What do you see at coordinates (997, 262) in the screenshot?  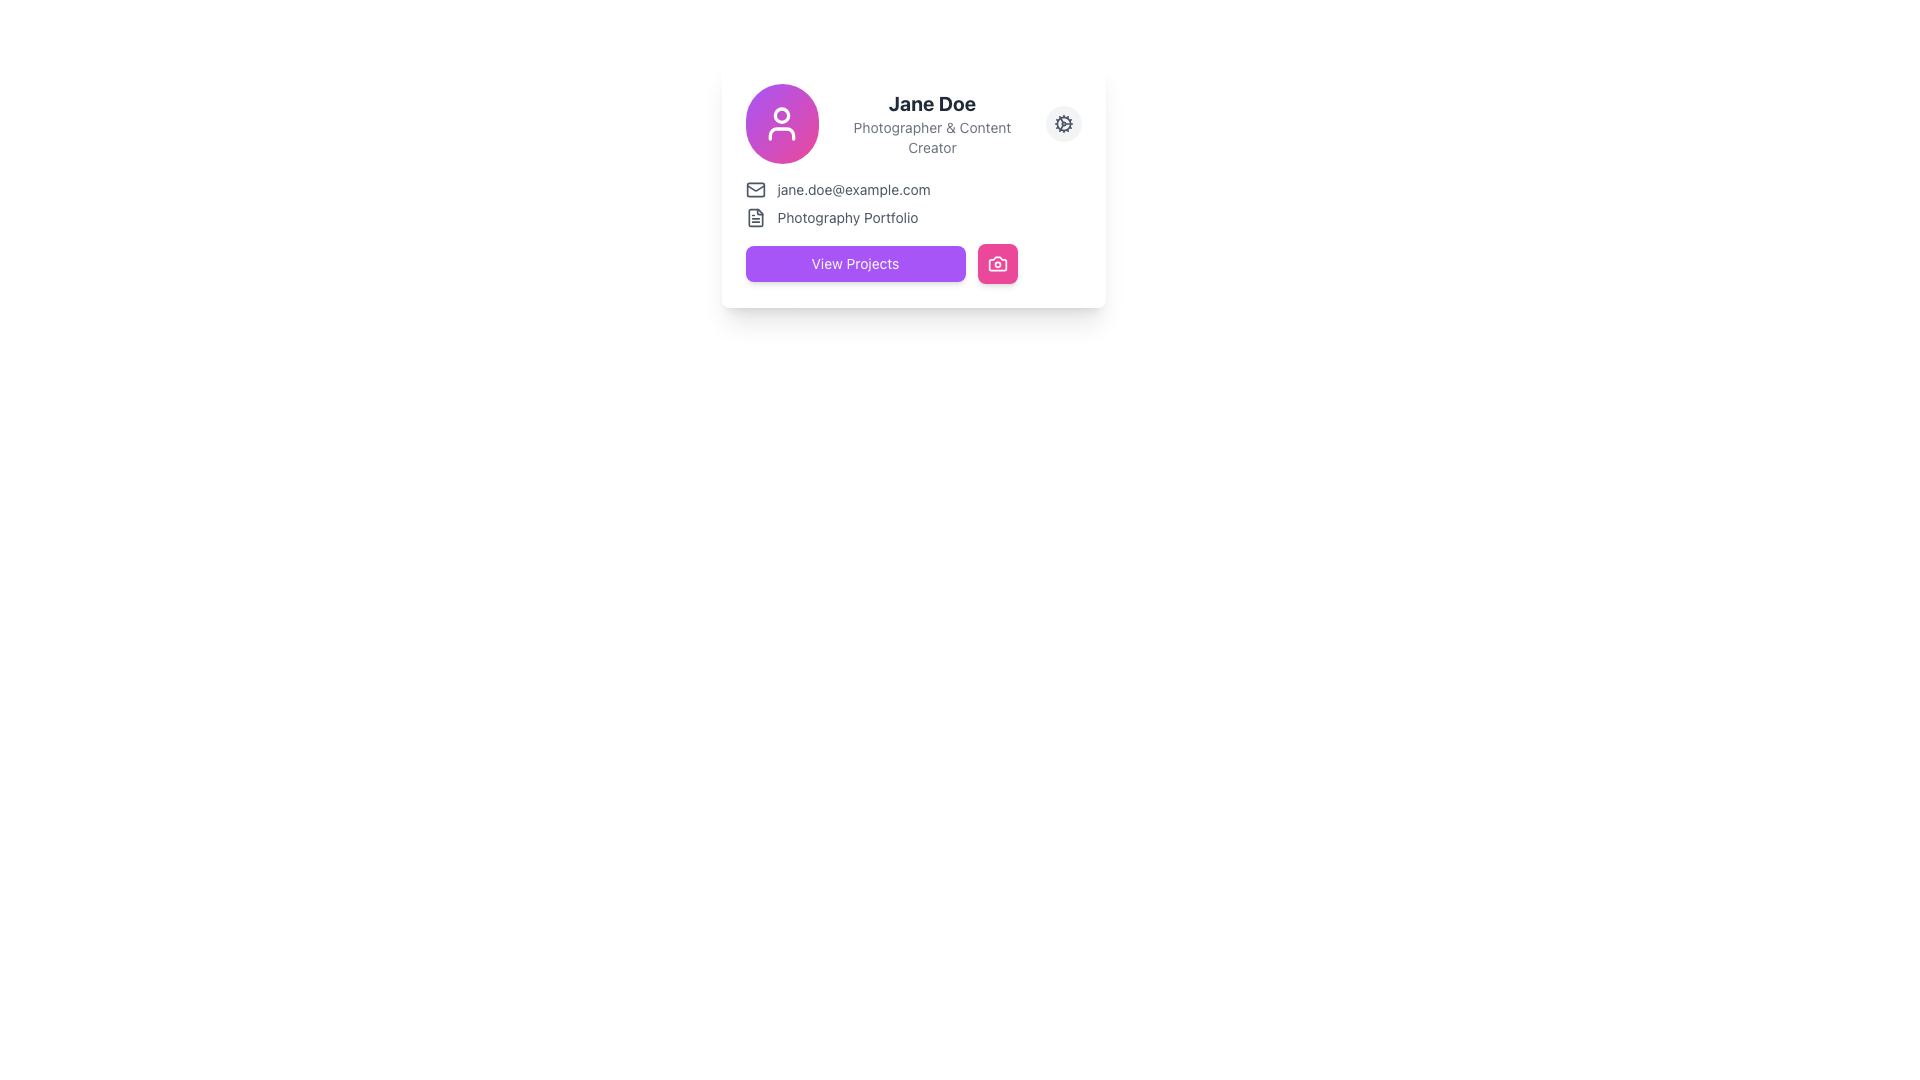 I see `the decorative or functional camera icon located in the bottom-right corner of the white card, adjacent to the 'View Projects' button for media-related actions` at bounding box center [997, 262].